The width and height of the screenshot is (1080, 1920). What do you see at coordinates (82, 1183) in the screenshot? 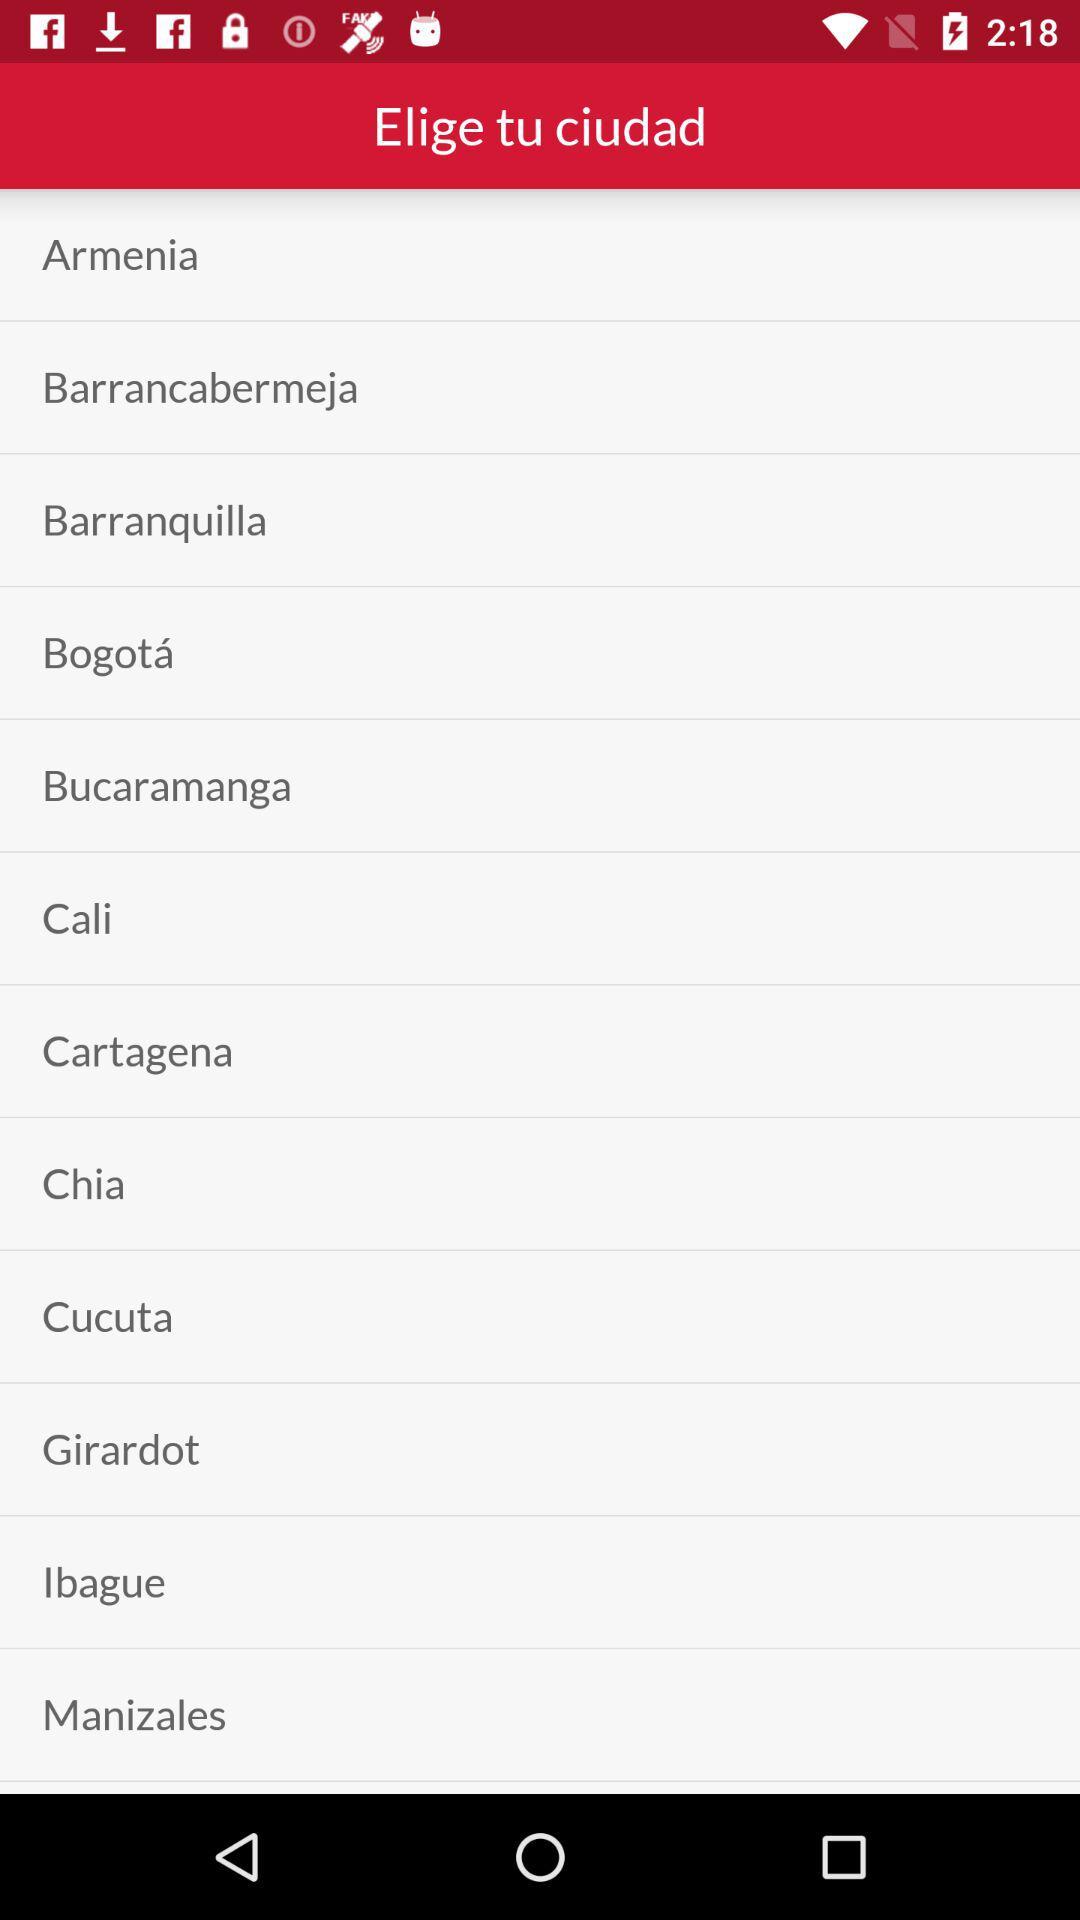
I see `the icon above cucuta icon` at bounding box center [82, 1183].